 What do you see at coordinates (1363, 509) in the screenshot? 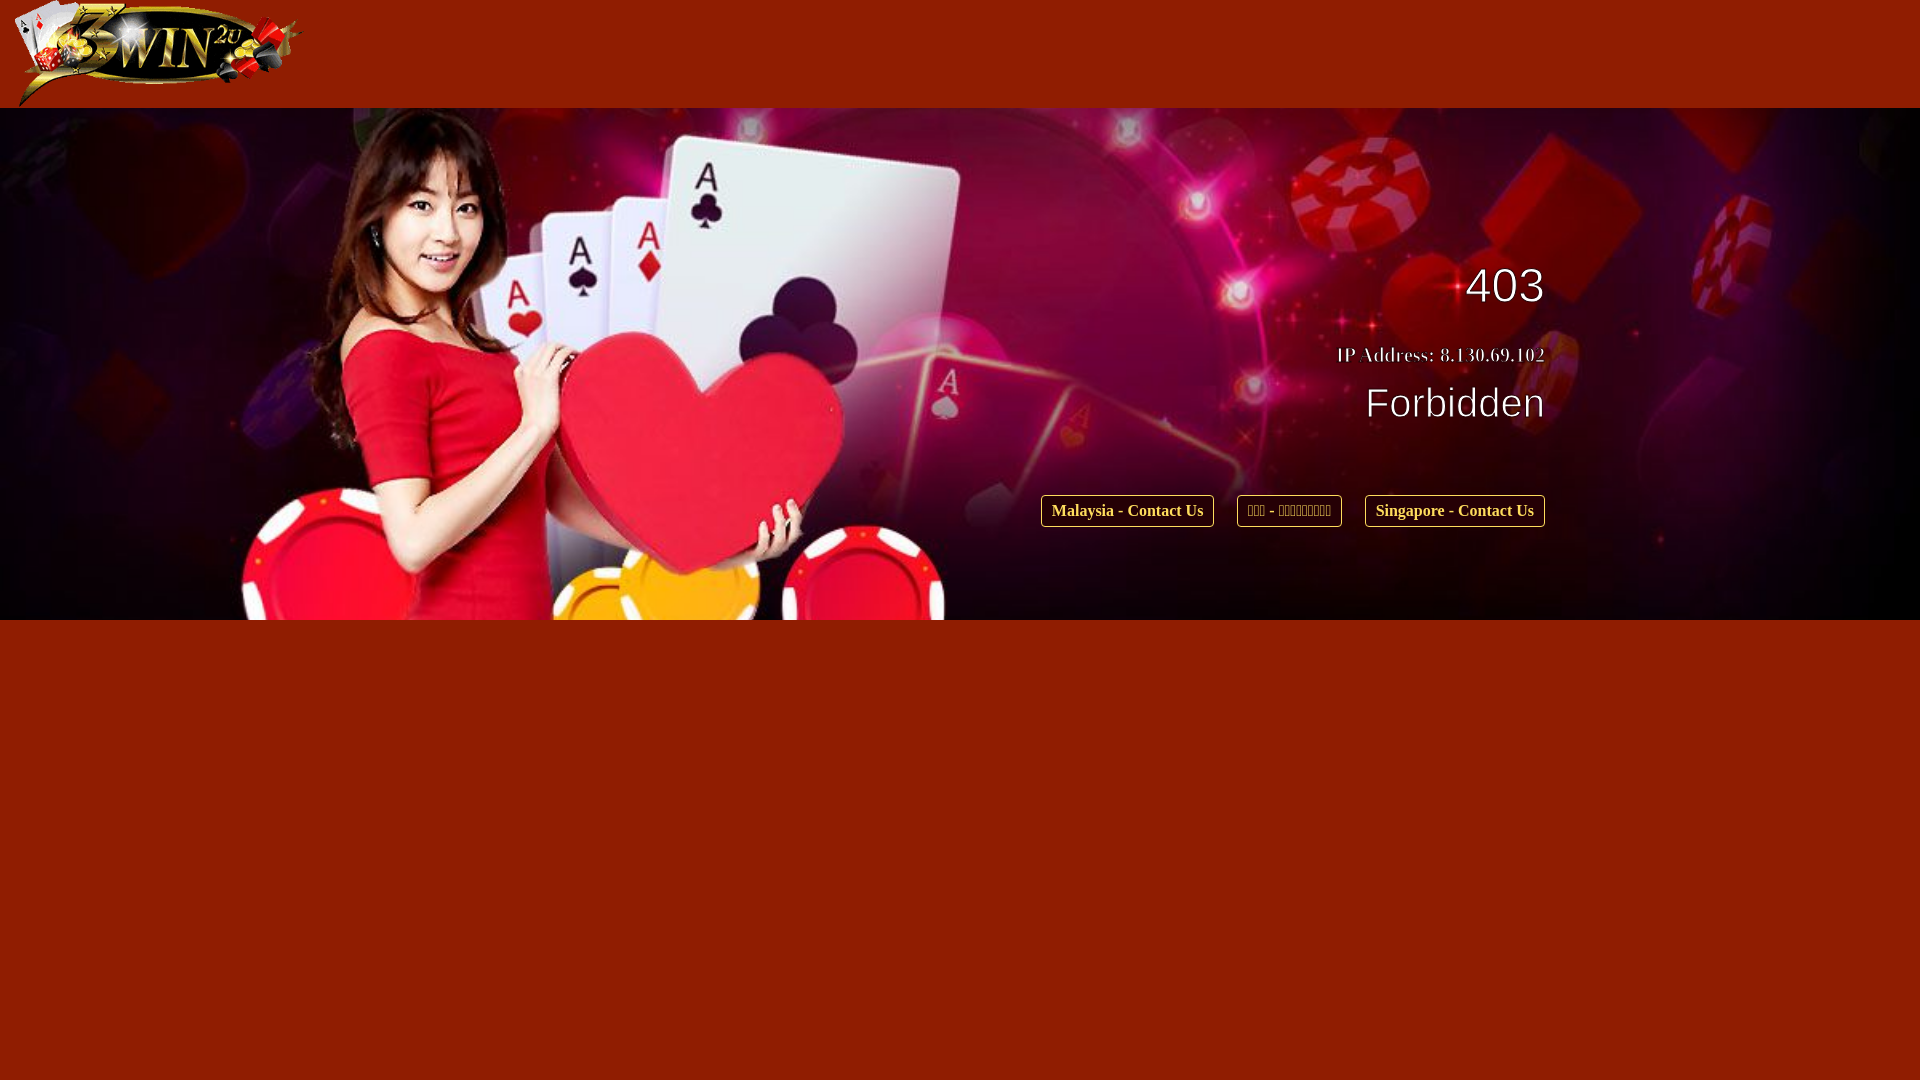
I see `'Singapore - Contact Us'` at bounding box center [1363, 509].